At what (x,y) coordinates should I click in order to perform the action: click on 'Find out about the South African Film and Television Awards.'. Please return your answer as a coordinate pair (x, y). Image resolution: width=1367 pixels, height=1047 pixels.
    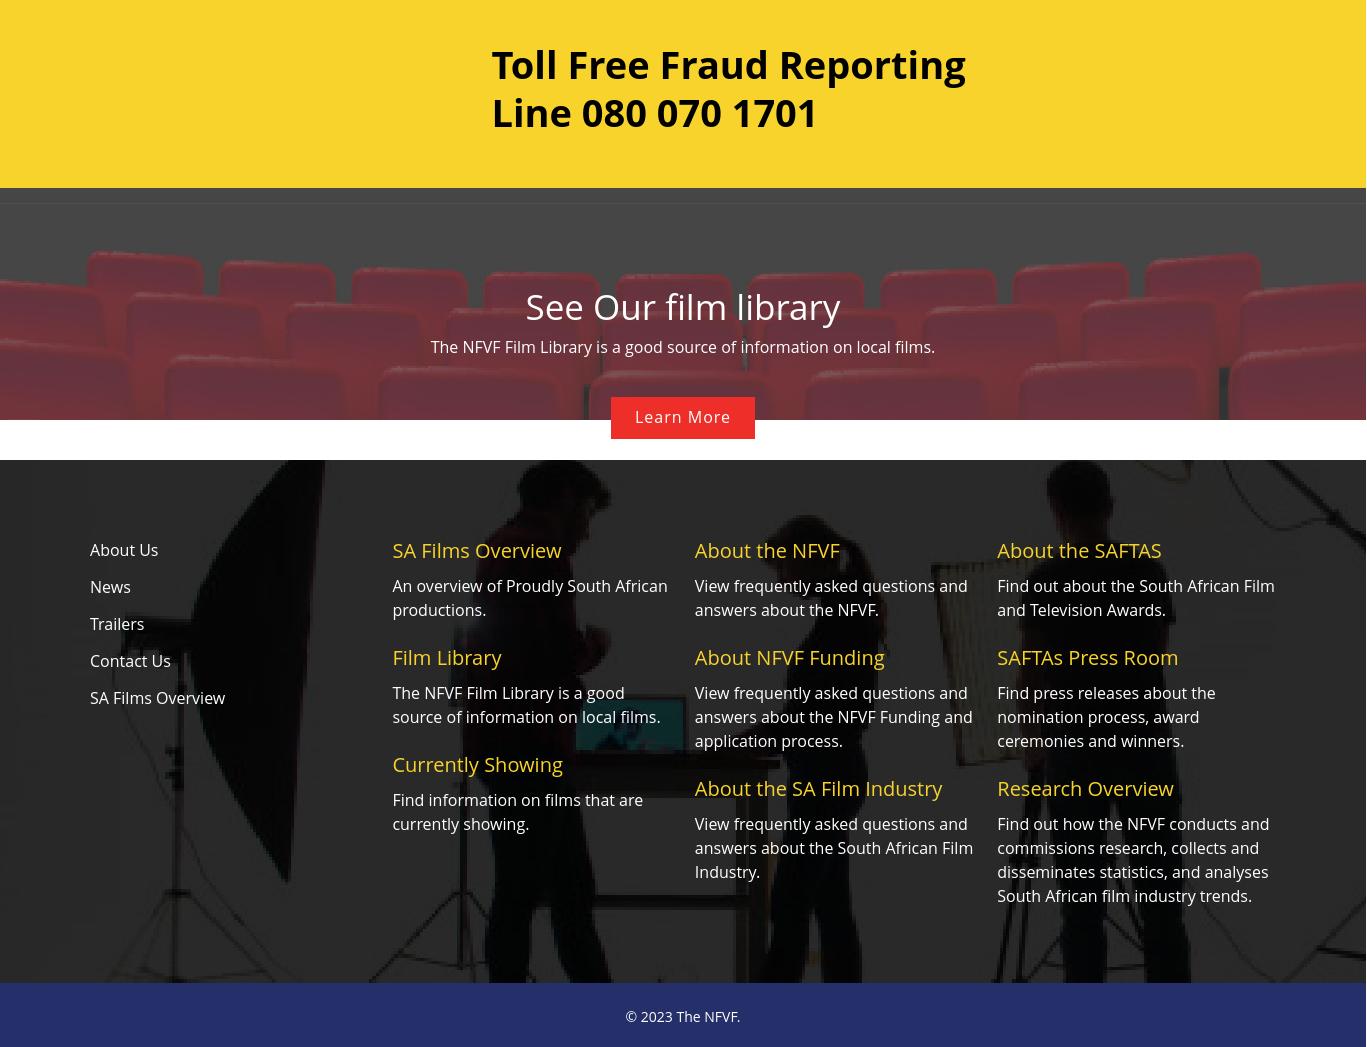
    Looking at the image, I should click on (1135, 597).